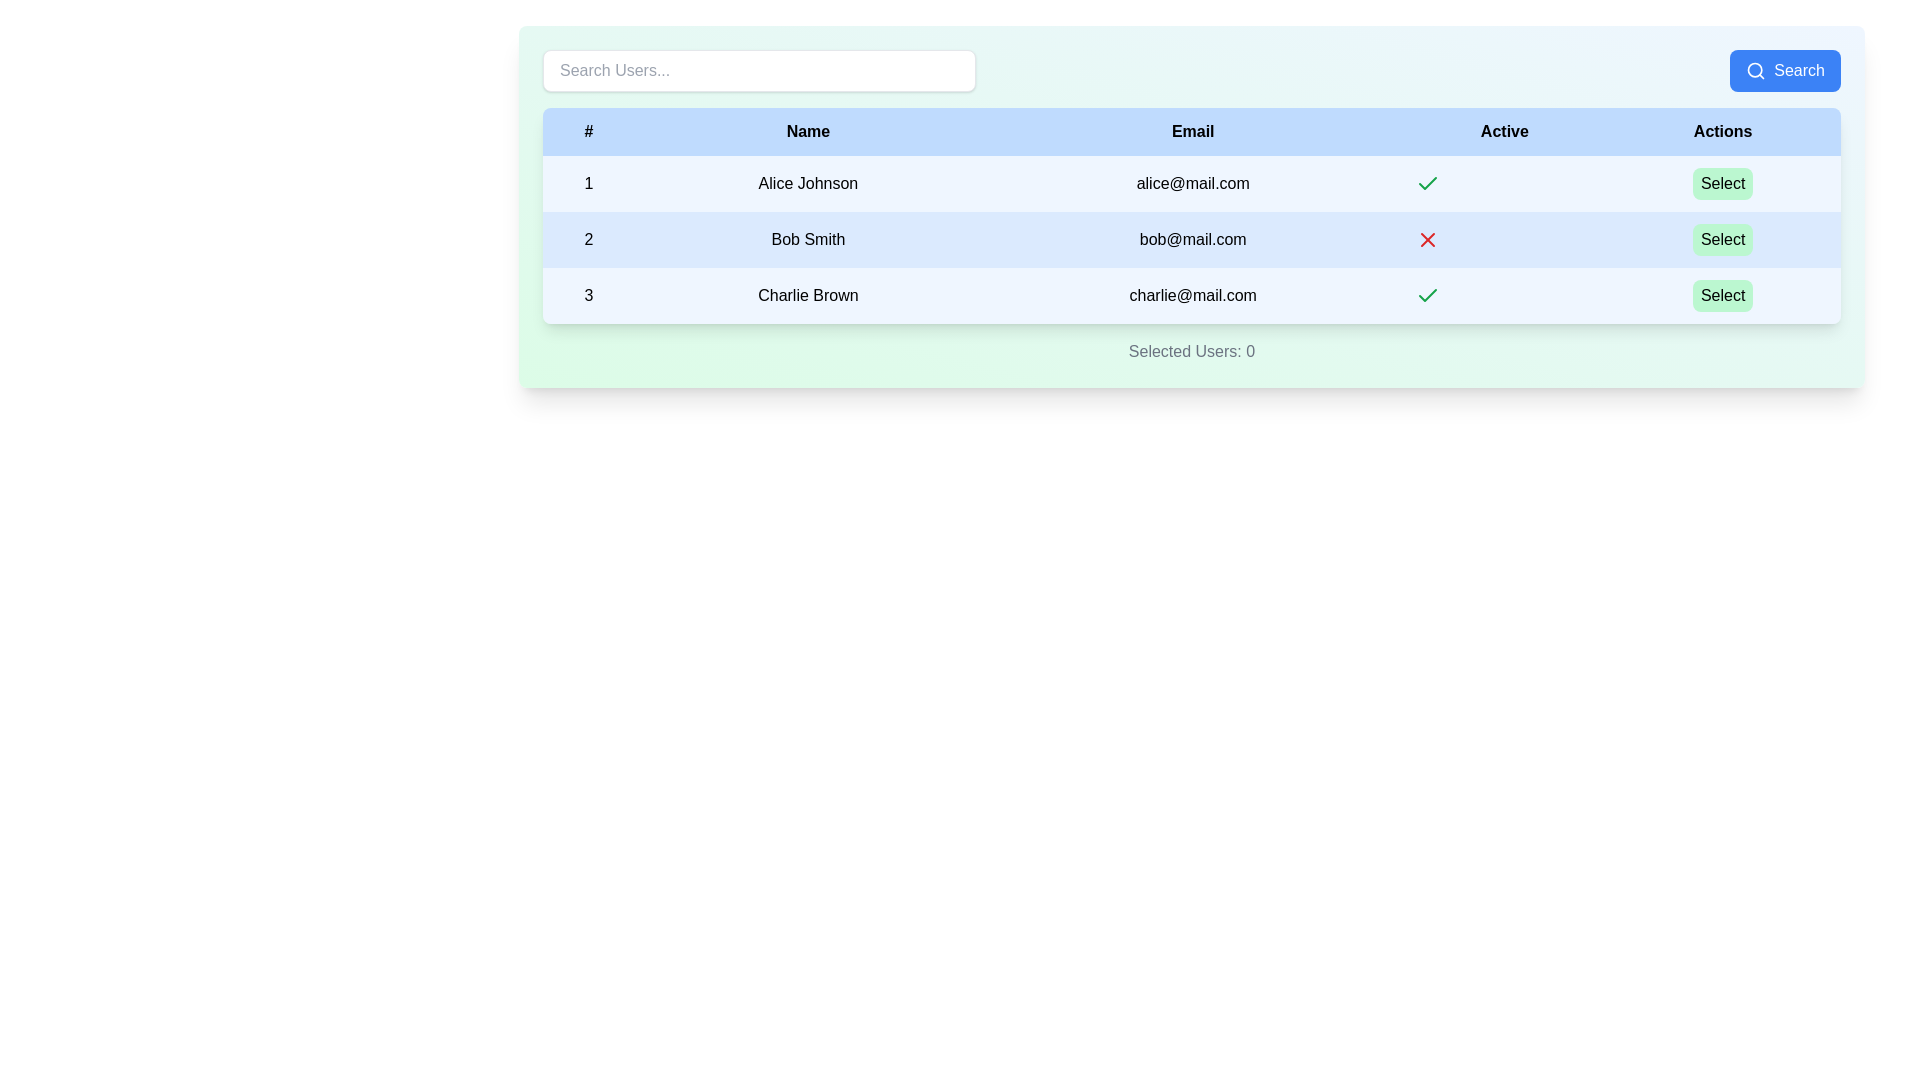 The height and width of the screenshot is (1080, 1920). Describe the element at coordinates (1722, 184) in the screenshot. I see `the button in the 'Actions' column of the first row that corresponds to the entry 'Alice Johnson'` at that location.